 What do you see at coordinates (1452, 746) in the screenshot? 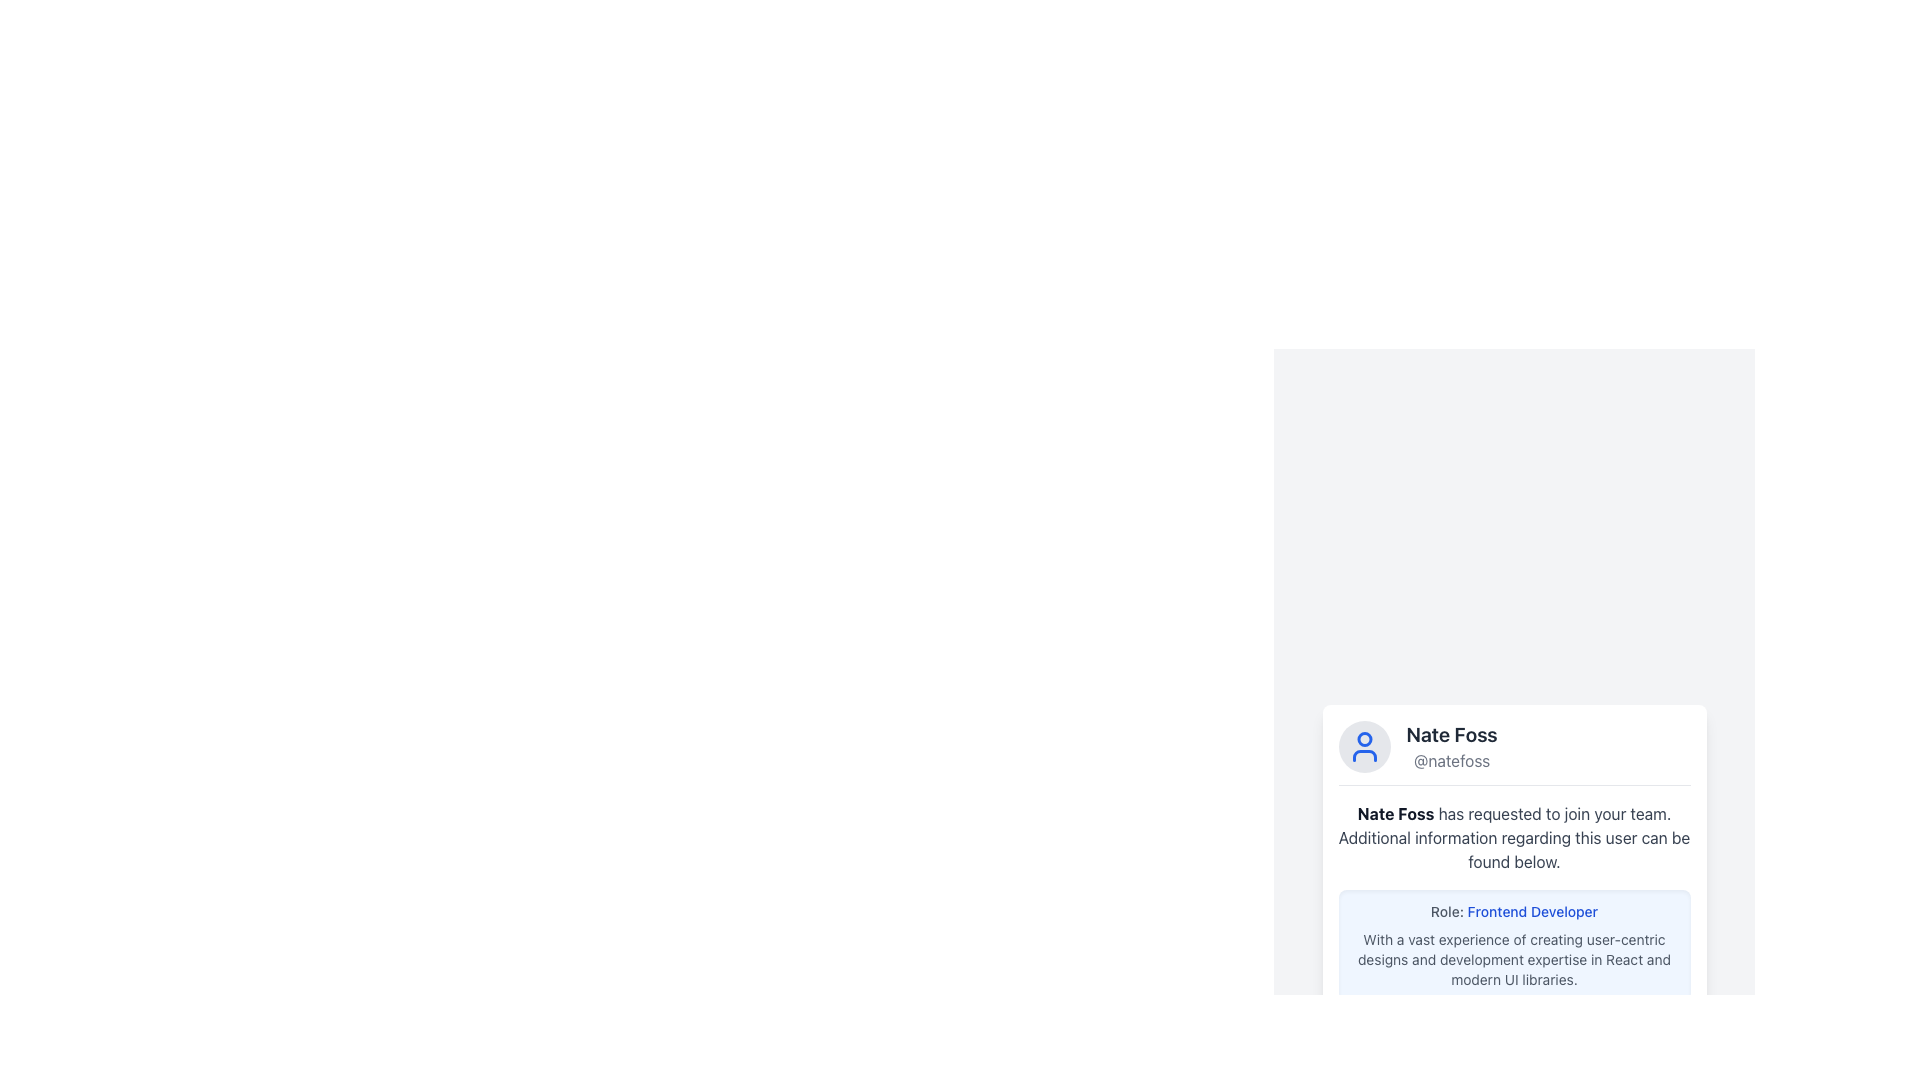
I see `text displayed in the profile name and username section located in the lower right card layout of the interface, to the right of an icon` at bounding box center [1452, 746].